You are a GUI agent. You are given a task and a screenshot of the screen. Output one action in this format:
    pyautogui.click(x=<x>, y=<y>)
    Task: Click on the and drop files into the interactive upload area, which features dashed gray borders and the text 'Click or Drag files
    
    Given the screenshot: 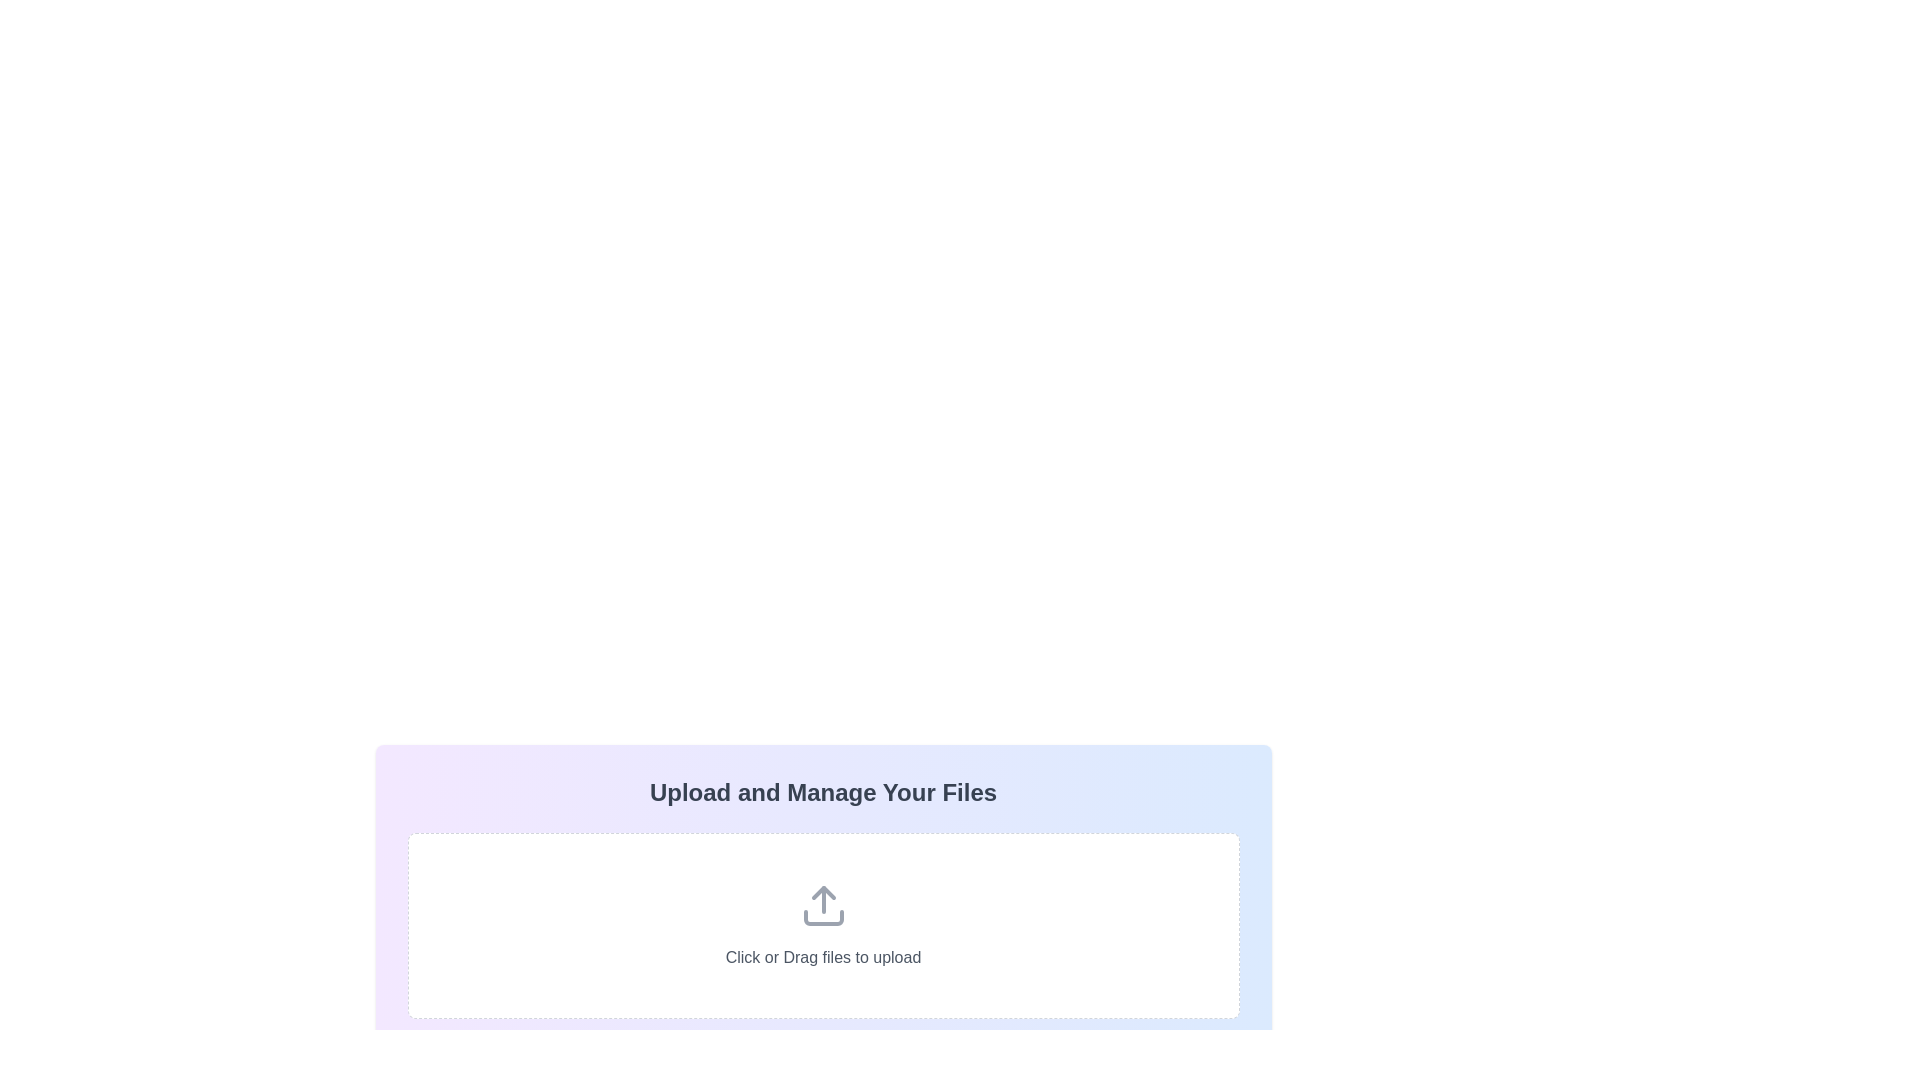 What is the action you would take?
    pyautogui.click(x=823, y=925)
    